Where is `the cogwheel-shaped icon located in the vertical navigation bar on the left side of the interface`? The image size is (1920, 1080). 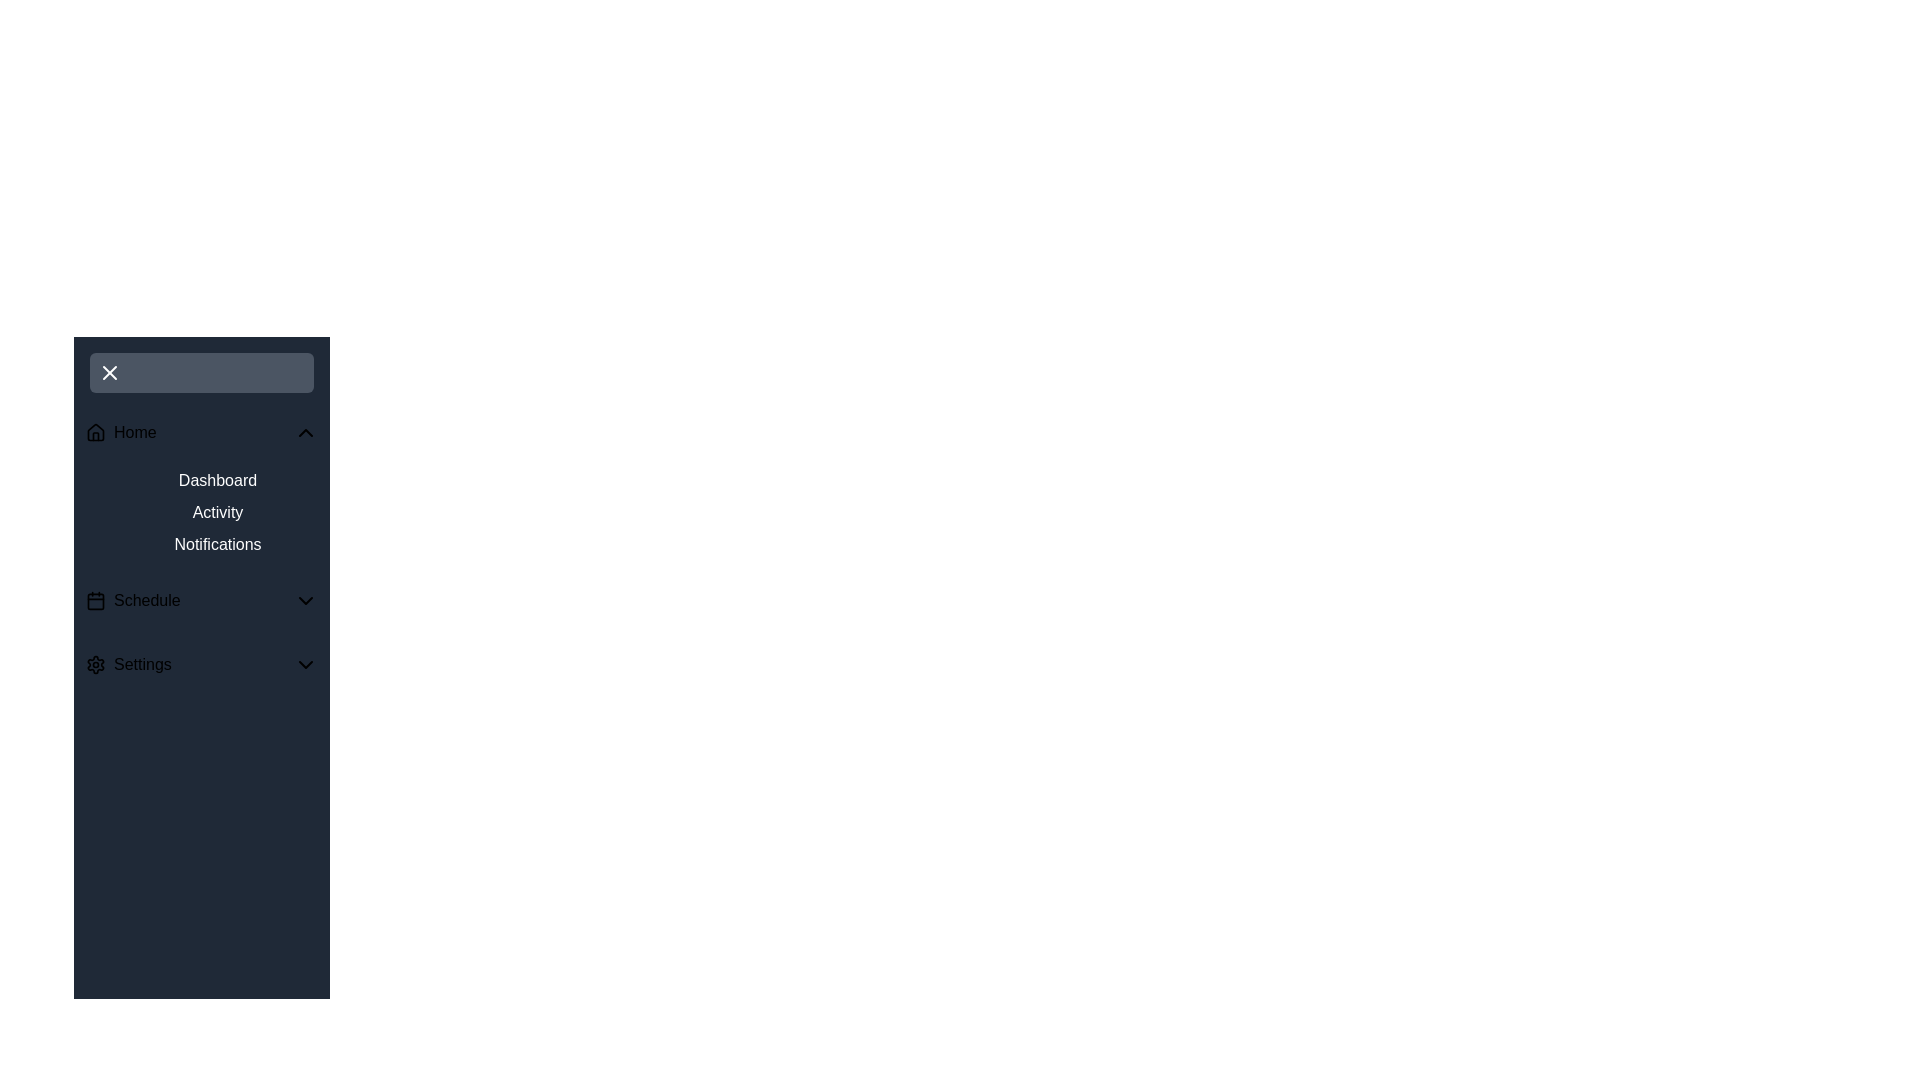 the cogwheel-shaped icon located in the vertical navigation bar on the left side of the interface is located at coordinates (95, 664).